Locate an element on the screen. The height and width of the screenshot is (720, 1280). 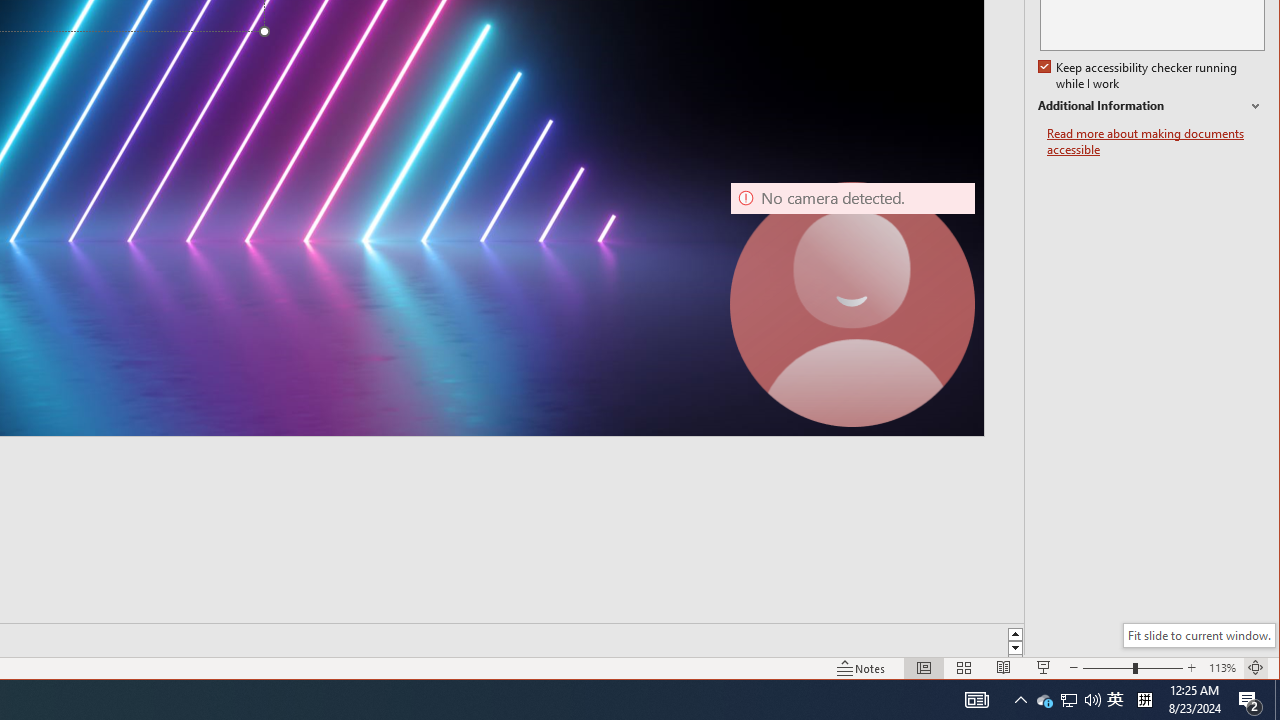
'Zoom 113%' is located at coordinates (1221, 668).